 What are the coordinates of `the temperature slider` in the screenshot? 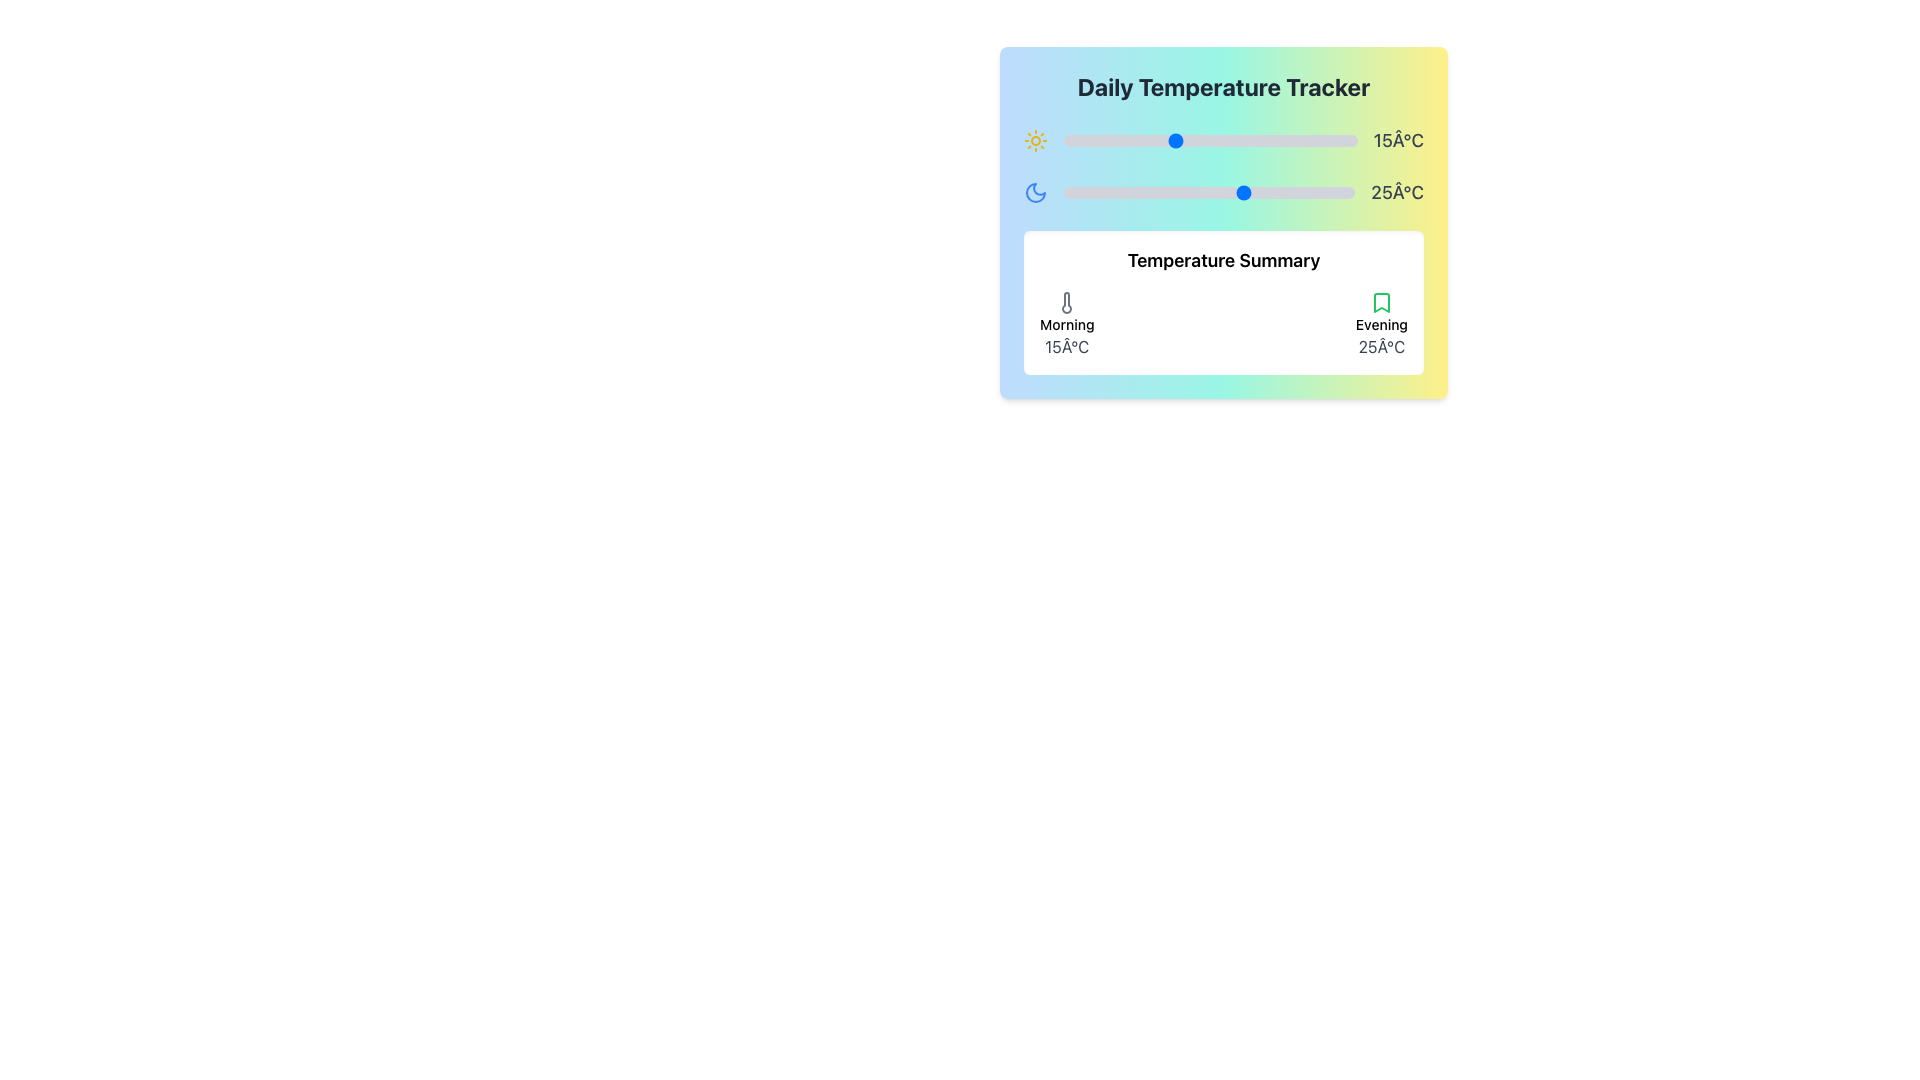 It's located at (1239, 140).